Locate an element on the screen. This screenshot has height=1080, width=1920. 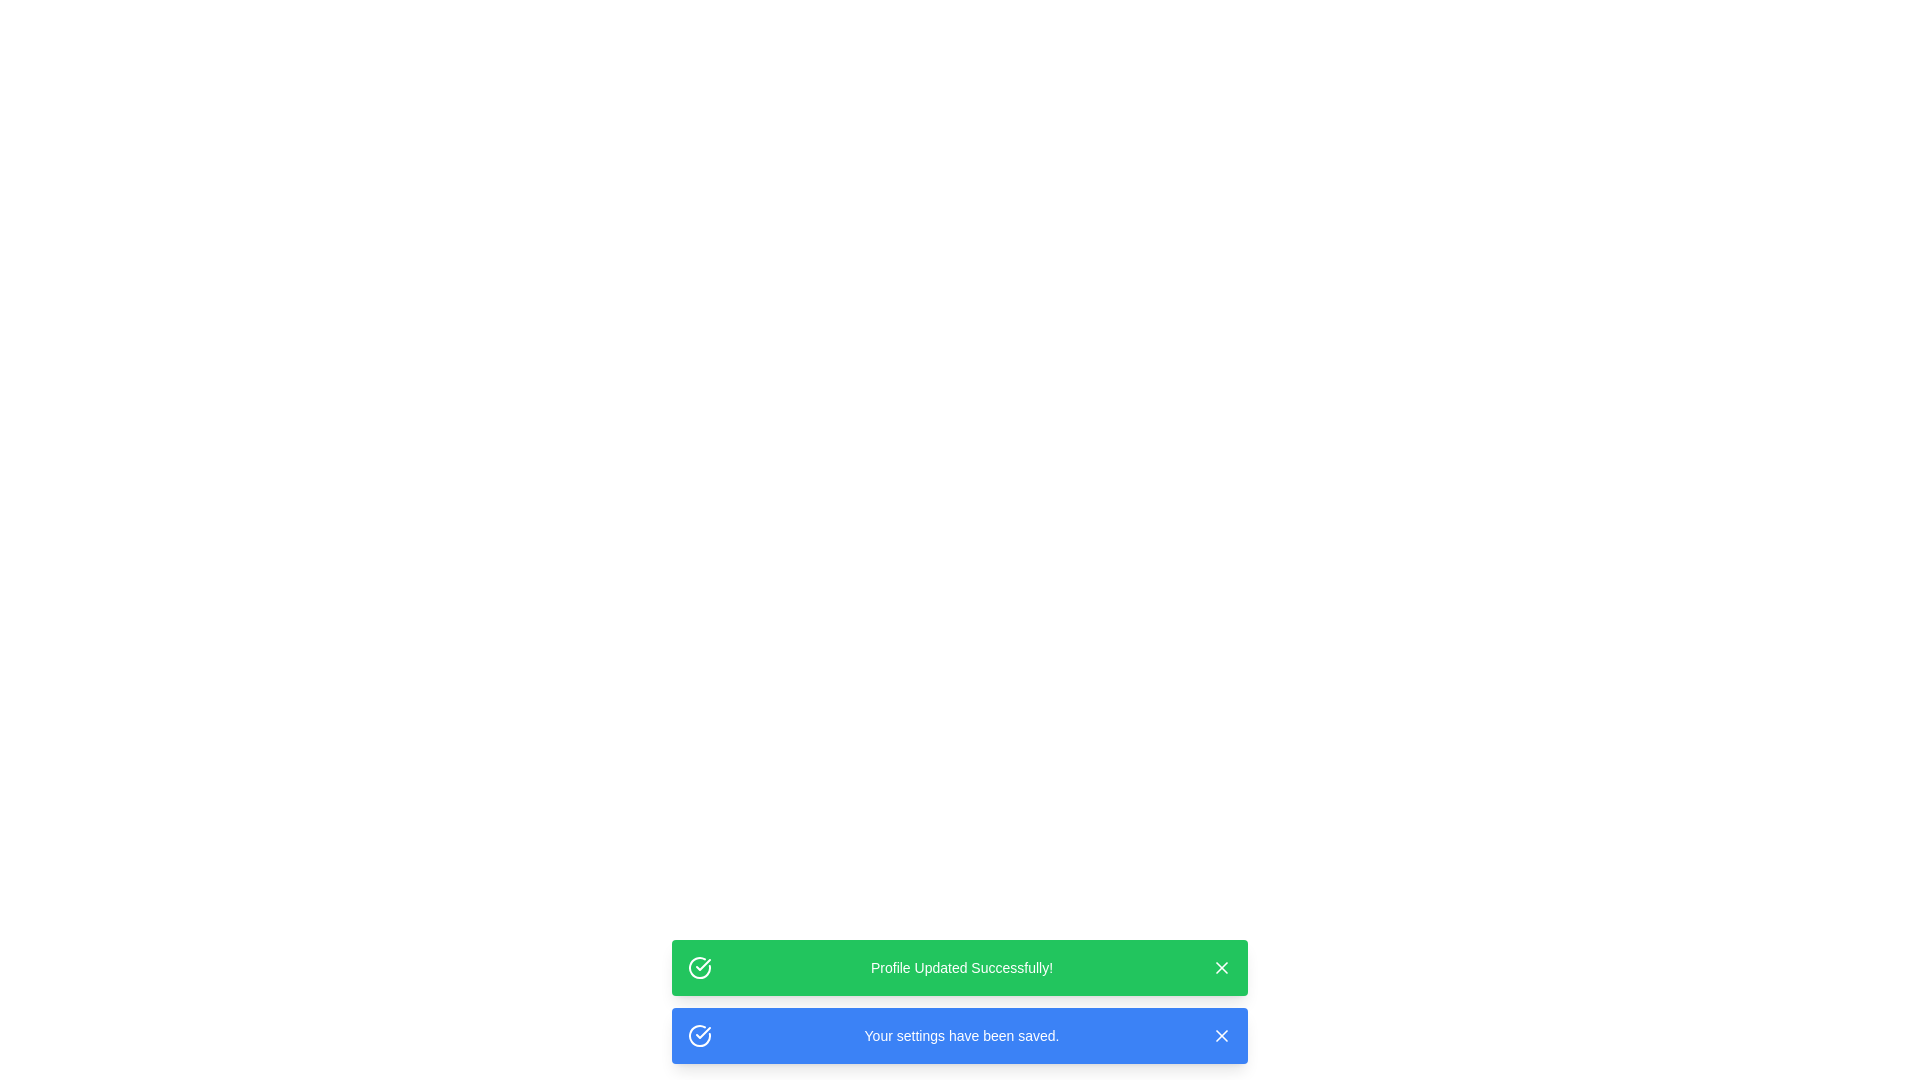
the notification message Text Label that indicates the user's profile has been successfully updated, located within the green notification bar is located at coordinates (961, 967).